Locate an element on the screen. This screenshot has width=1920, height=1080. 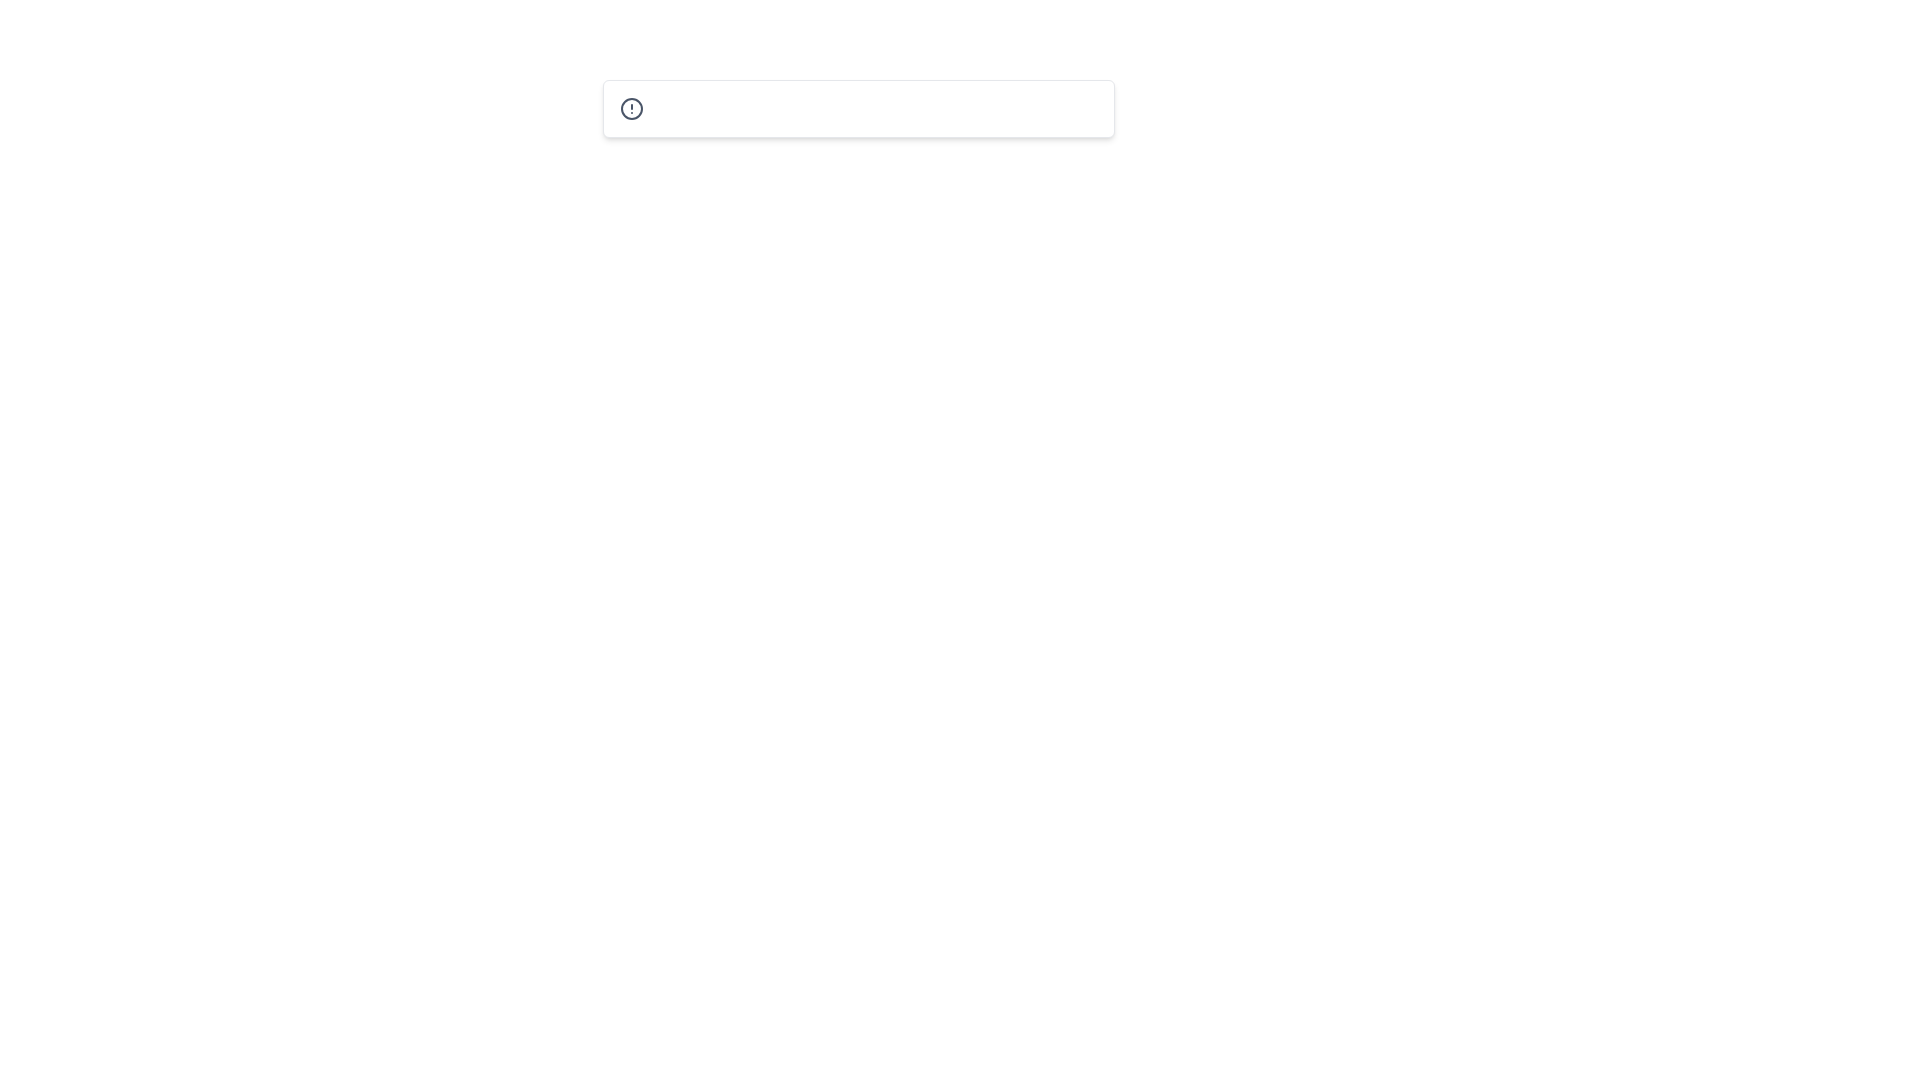
the warning indicator icon located at the top-left corner of the rectangular card with a white background and shadowed styling is located at coordinates (630, 108).